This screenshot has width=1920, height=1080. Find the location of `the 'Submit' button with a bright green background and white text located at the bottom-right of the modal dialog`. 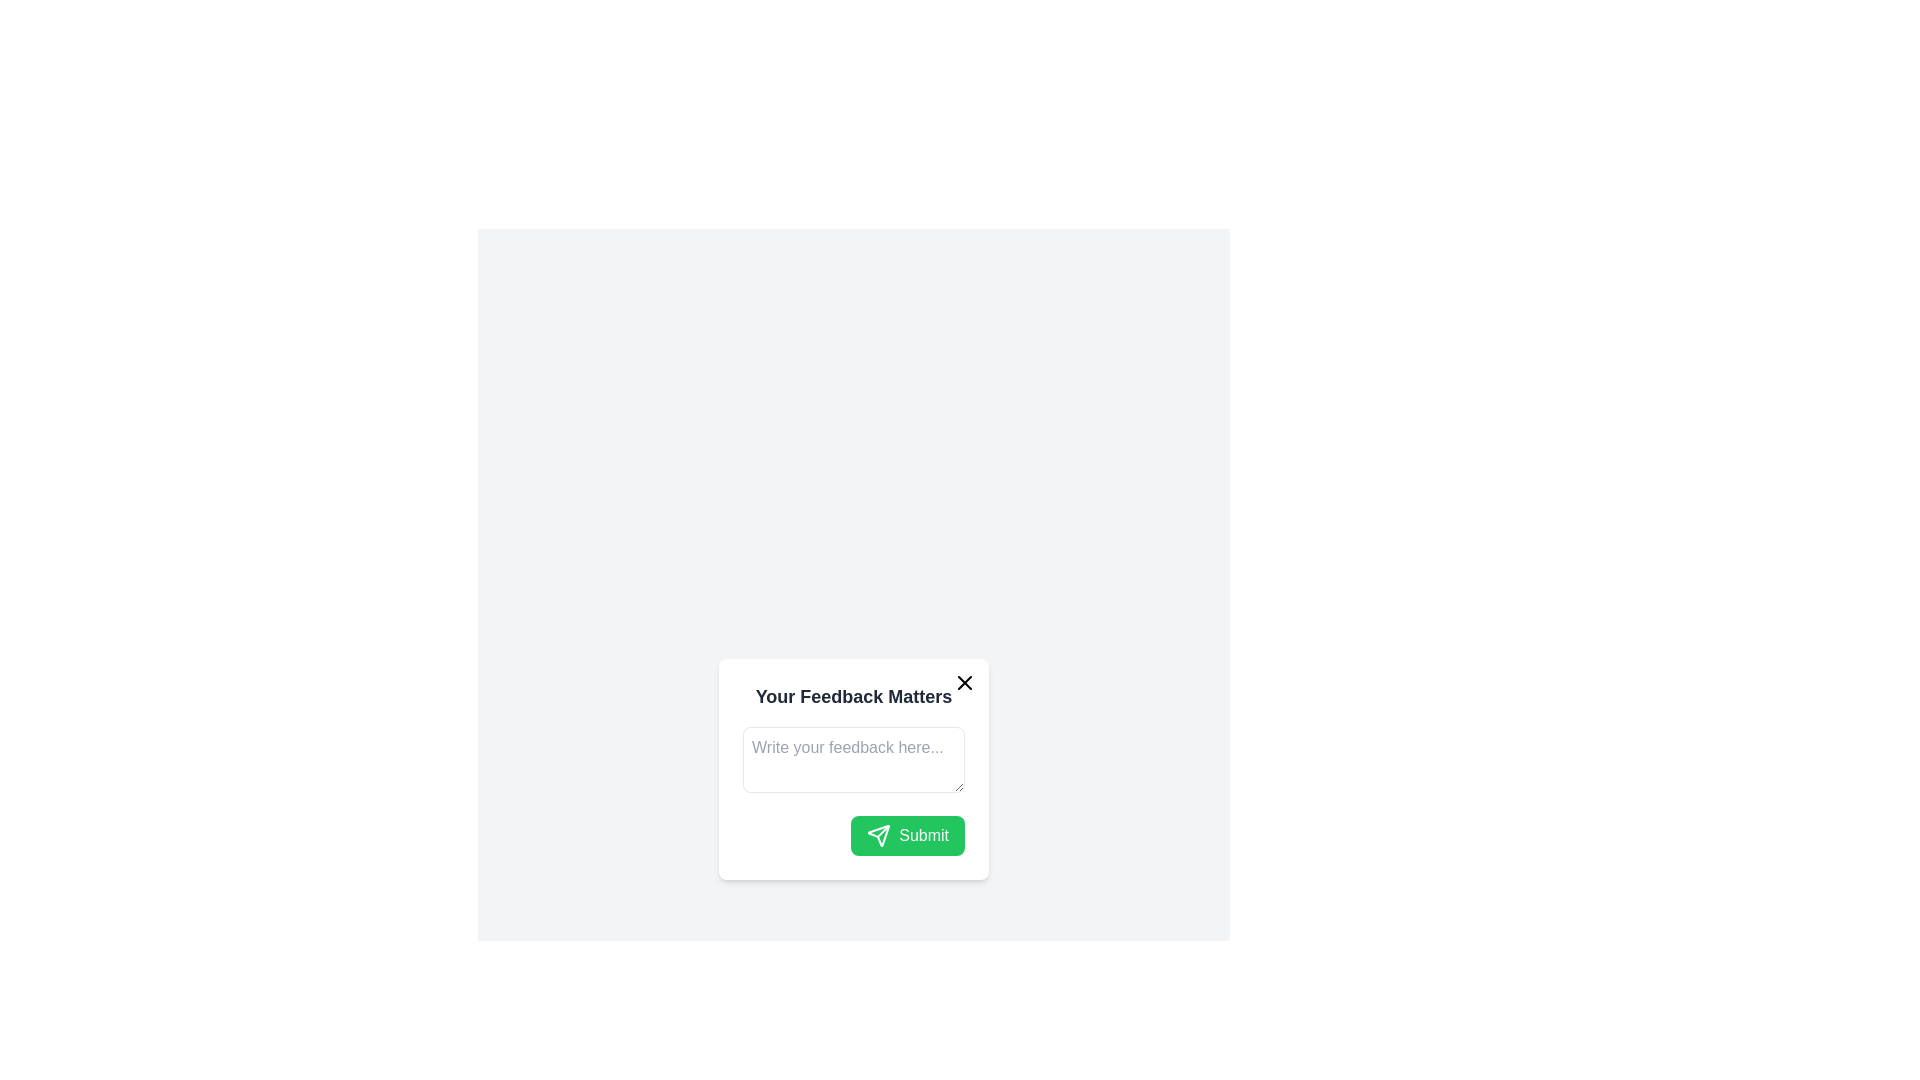

the 'Submit' button with a bright green background and white text located at the bottom-right of the modal dialog is located at coordinates (906, 834).